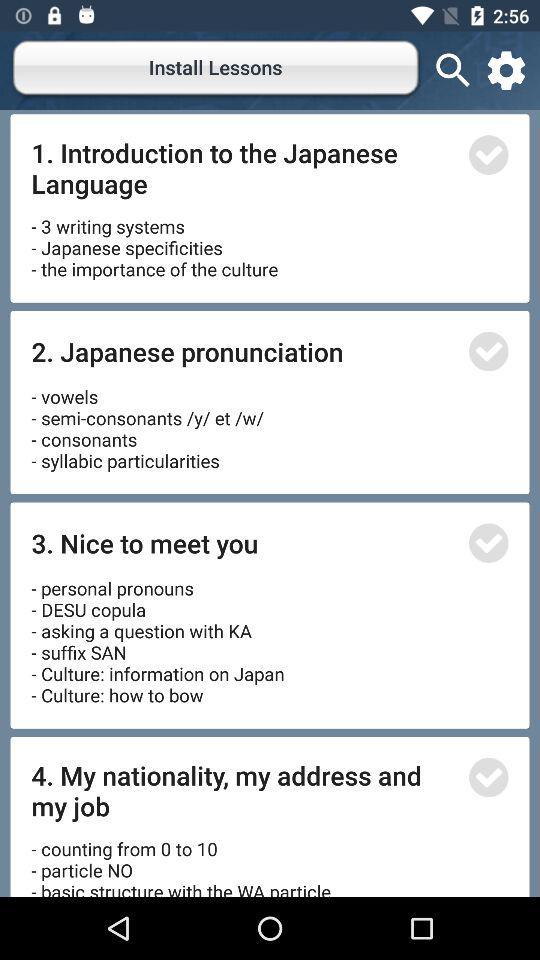 This screenshot has width=540, height=960. What do you see at coordinates (487, 776) in the screenshot?
I see `mark on the following lesson tick for select` at bounding box center [487, 776].